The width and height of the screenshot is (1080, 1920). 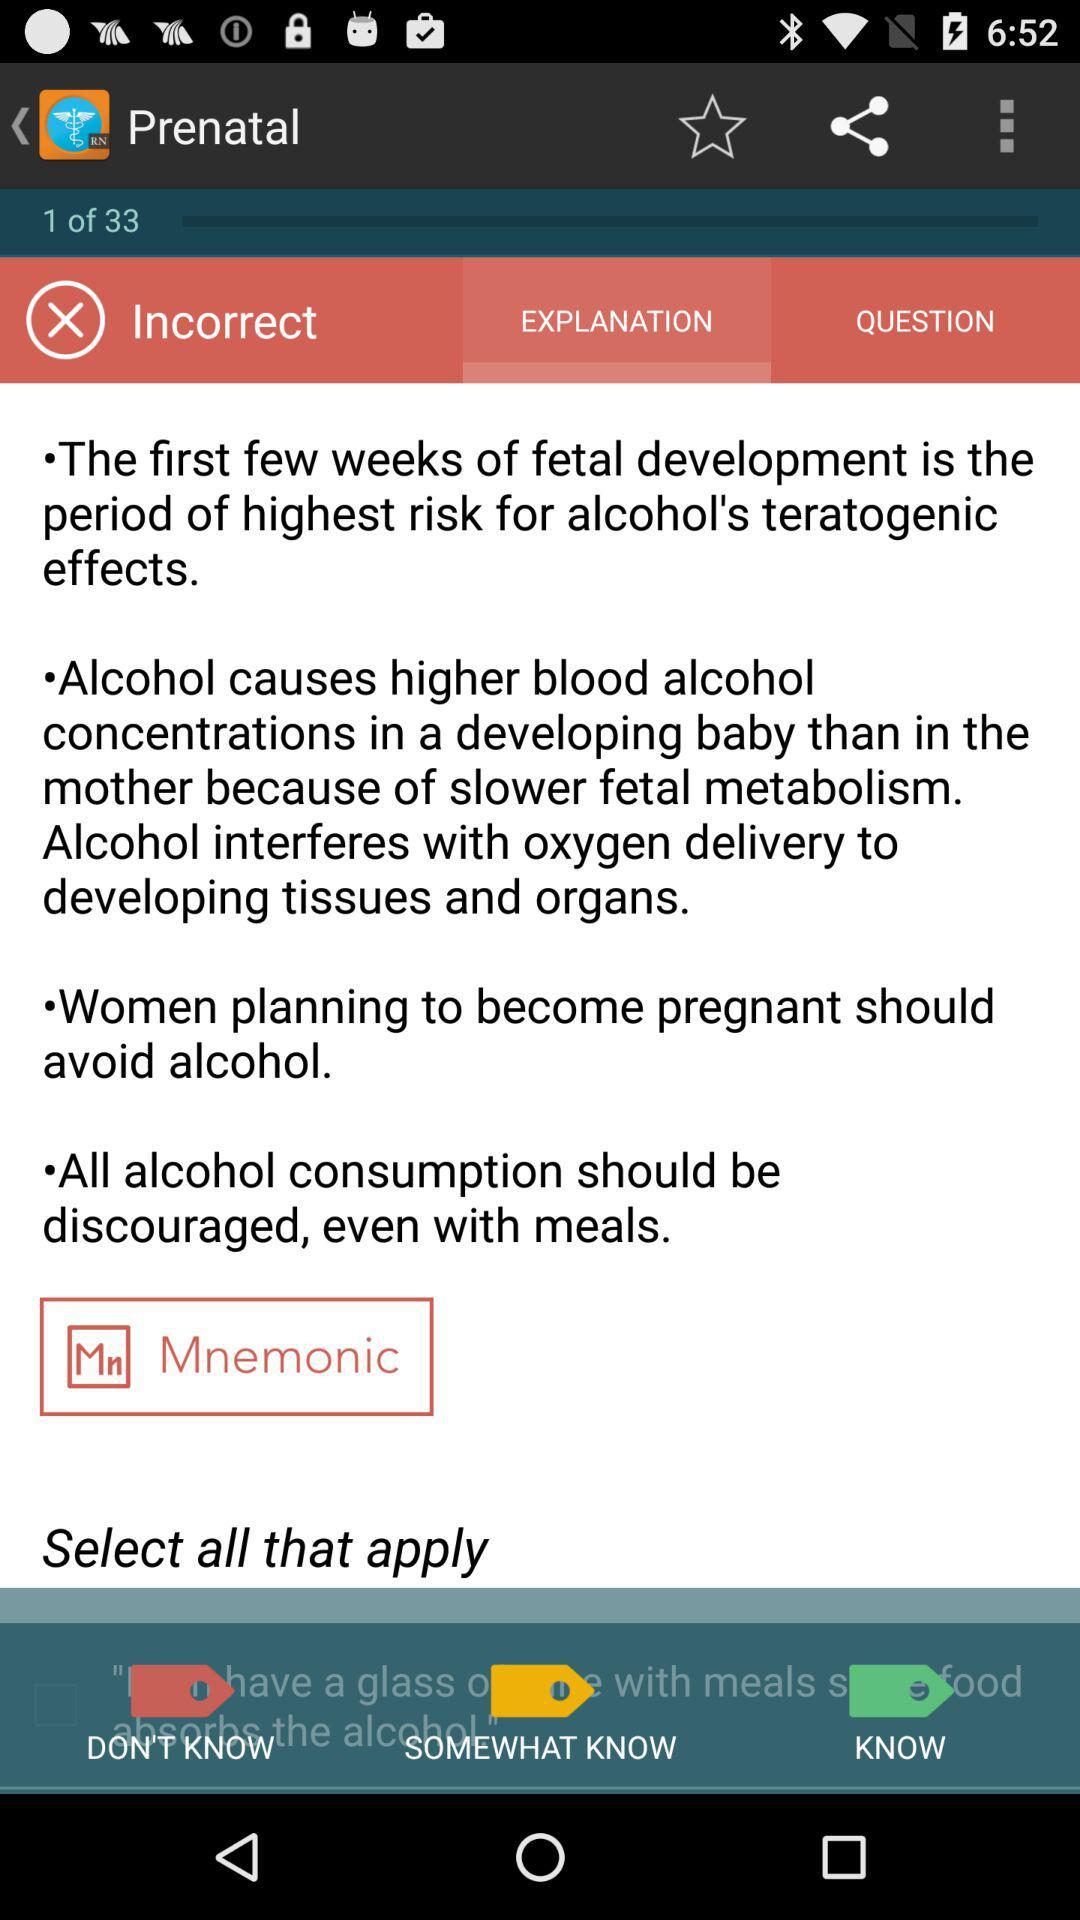 I want to click on item above the the first few item, so click(x=615, y=320).